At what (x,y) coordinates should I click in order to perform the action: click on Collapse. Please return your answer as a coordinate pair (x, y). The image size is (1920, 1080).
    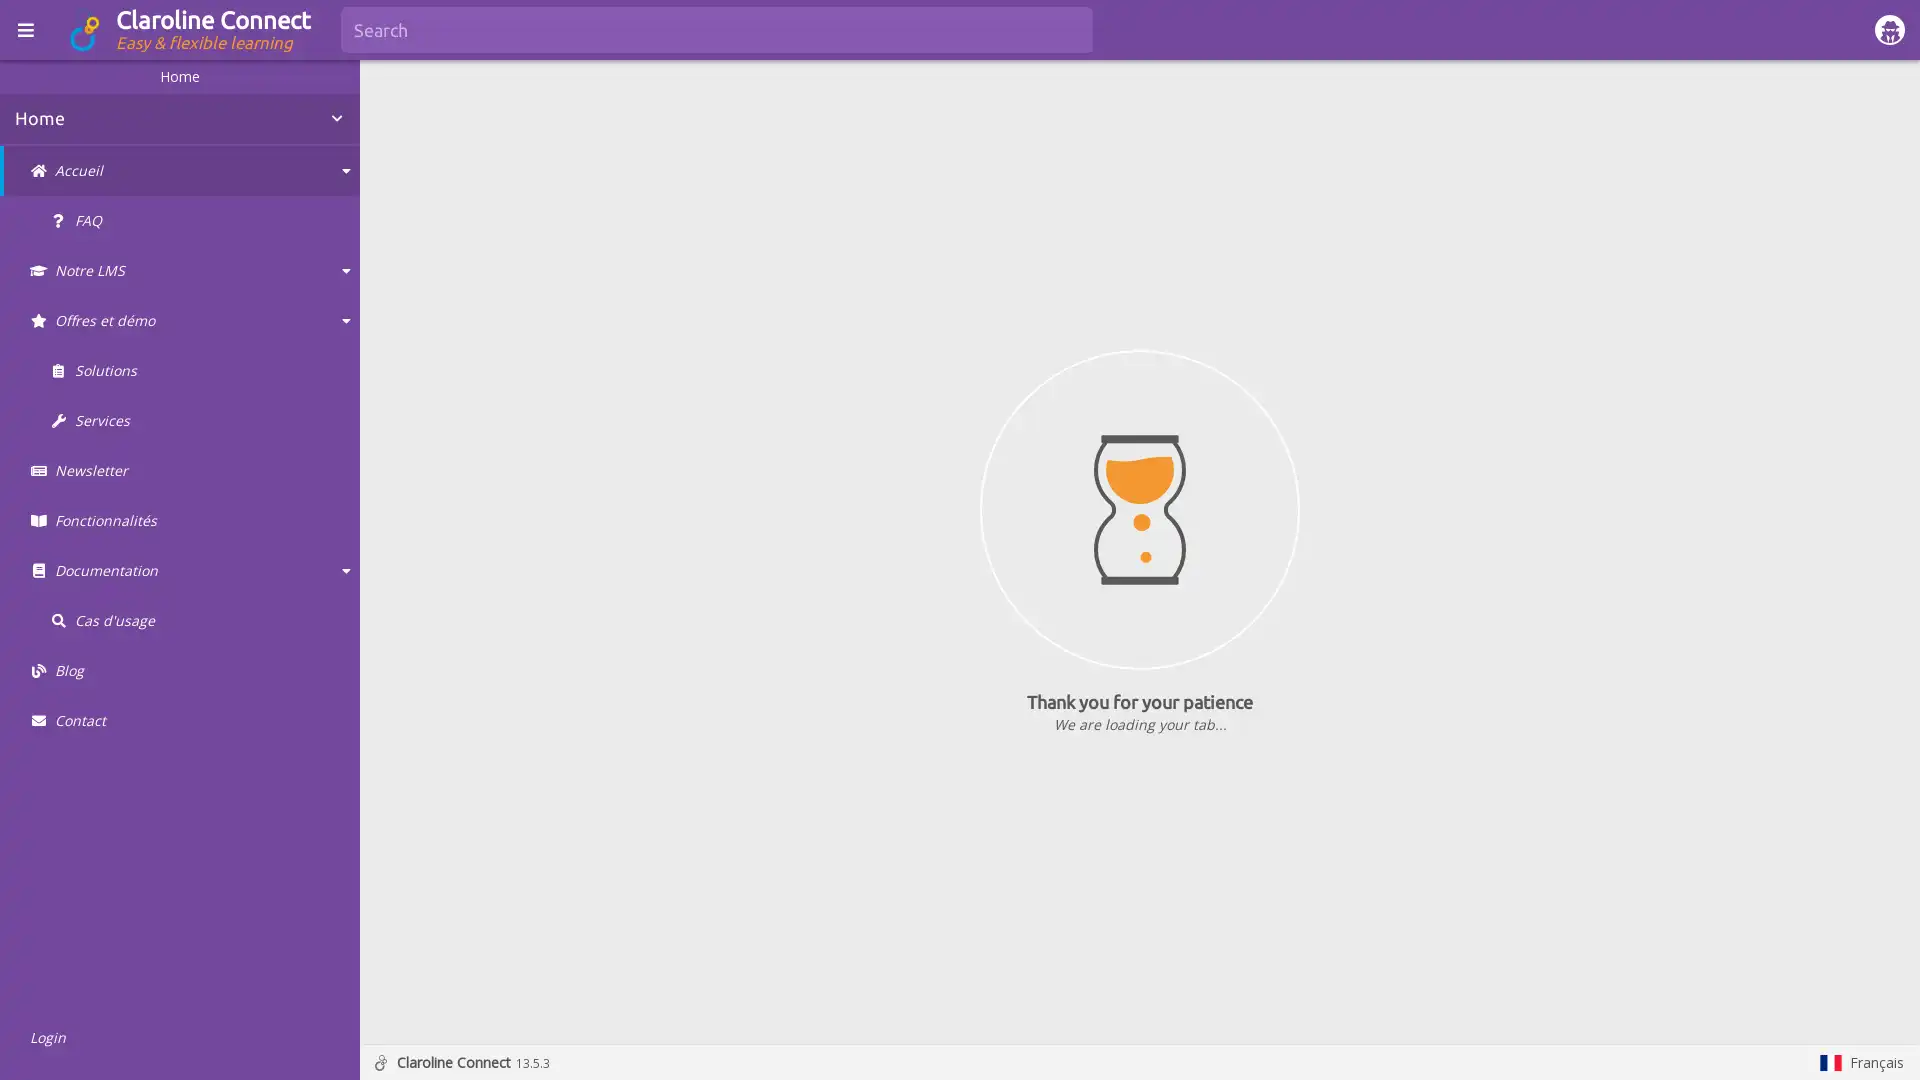
    Looking at the image, I should click on (345, 570).